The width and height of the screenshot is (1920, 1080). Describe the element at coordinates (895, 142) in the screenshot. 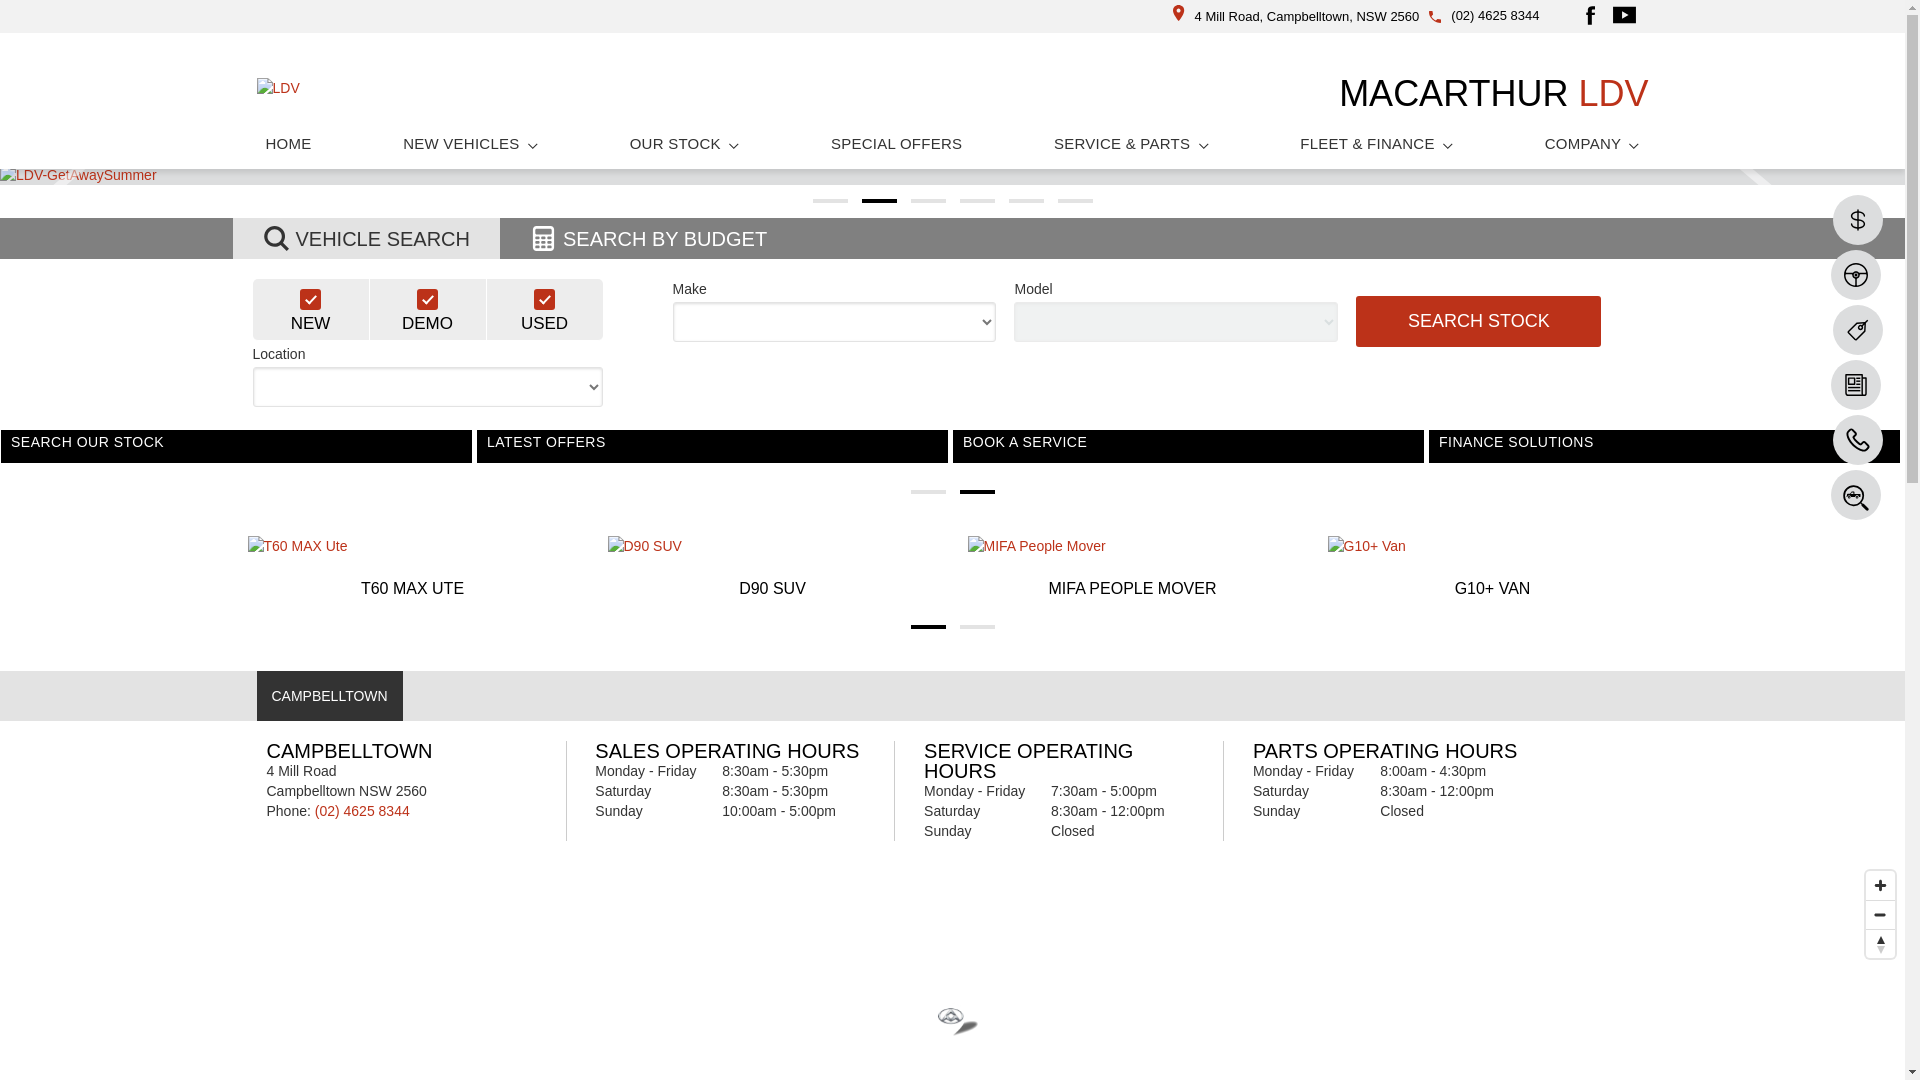

I see `'SPECIAL OFFERS'` at that location.